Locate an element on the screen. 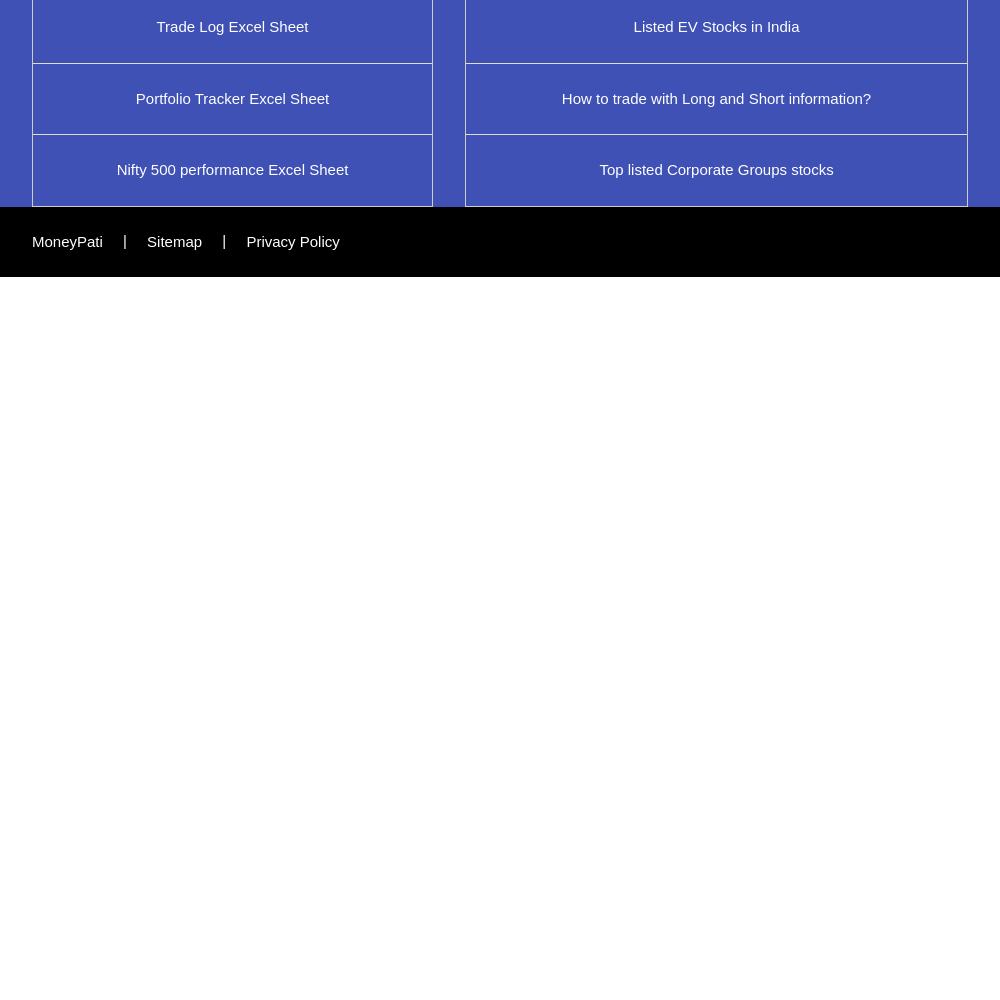 This screenshot has height=1000, width=1000. 'MoneyPati' is located at coordinates (66, 239).